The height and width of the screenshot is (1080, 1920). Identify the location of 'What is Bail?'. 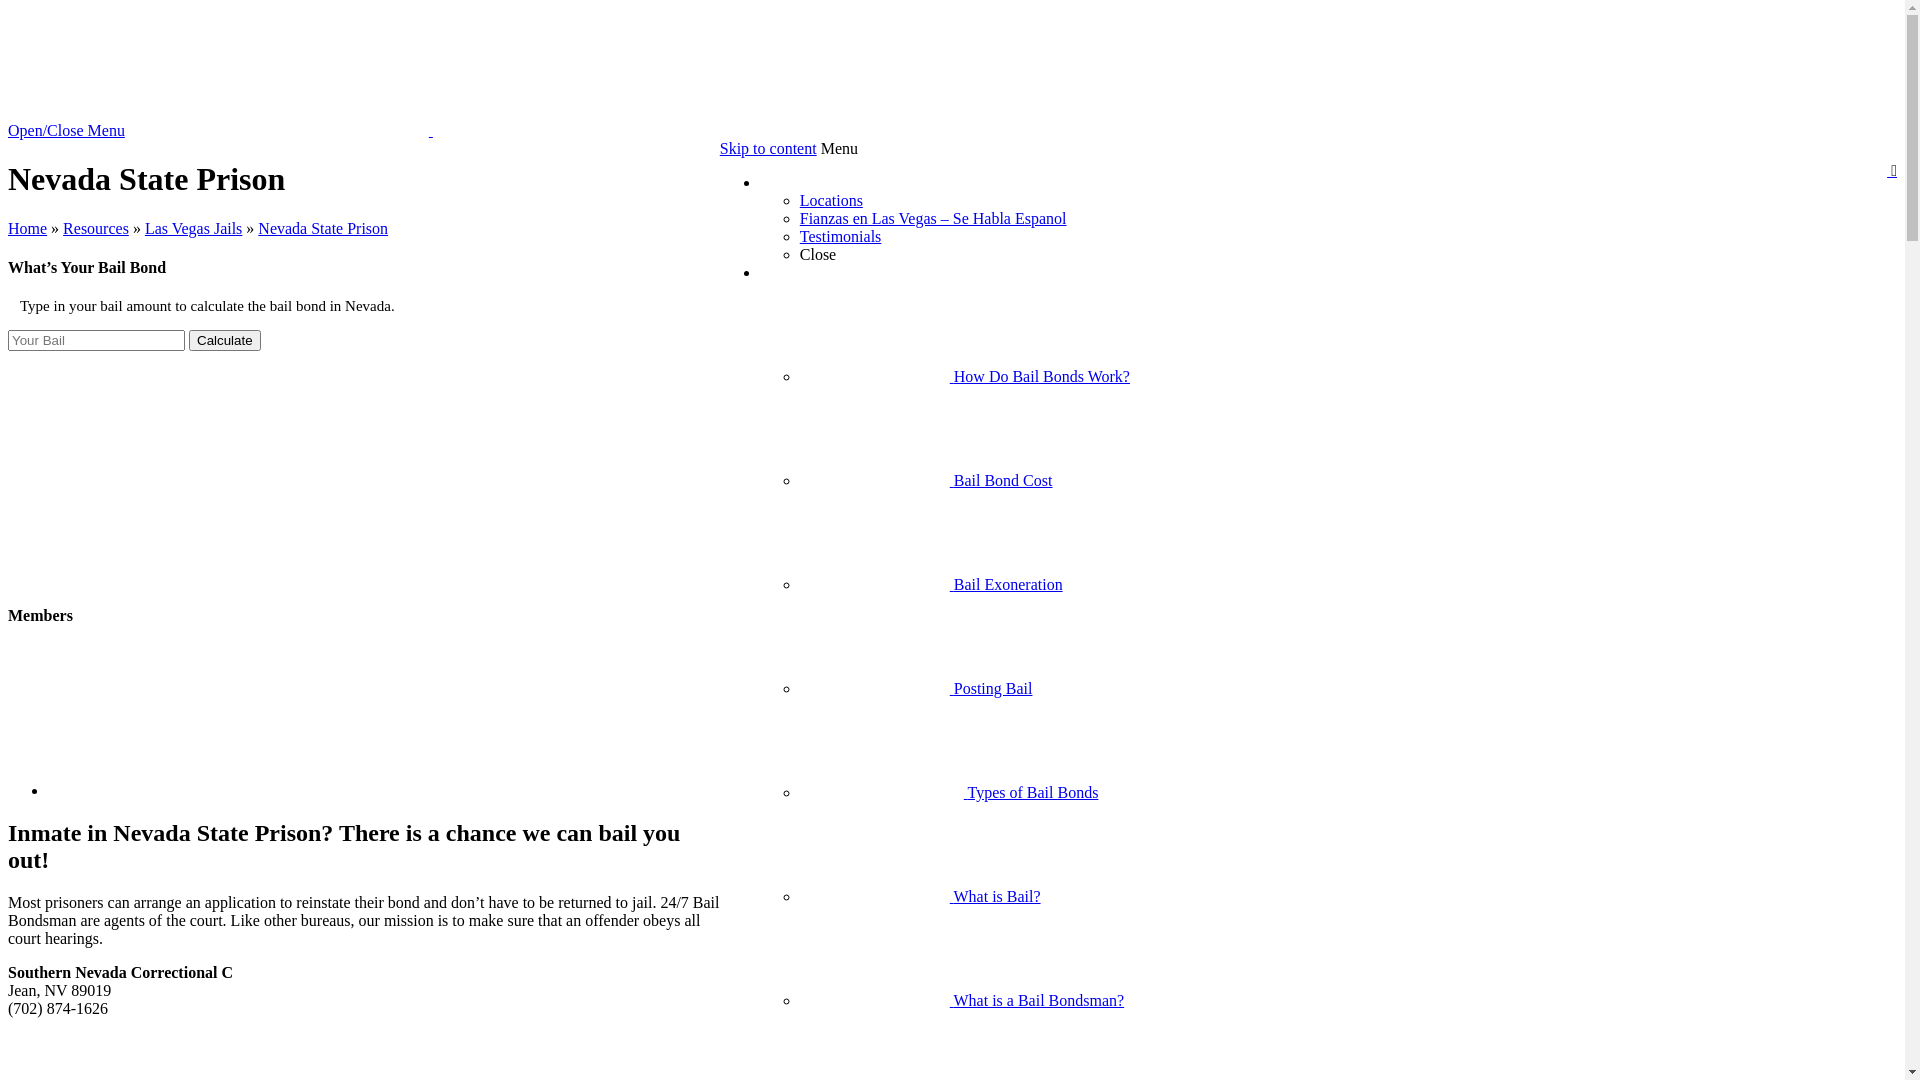
(919, 895).